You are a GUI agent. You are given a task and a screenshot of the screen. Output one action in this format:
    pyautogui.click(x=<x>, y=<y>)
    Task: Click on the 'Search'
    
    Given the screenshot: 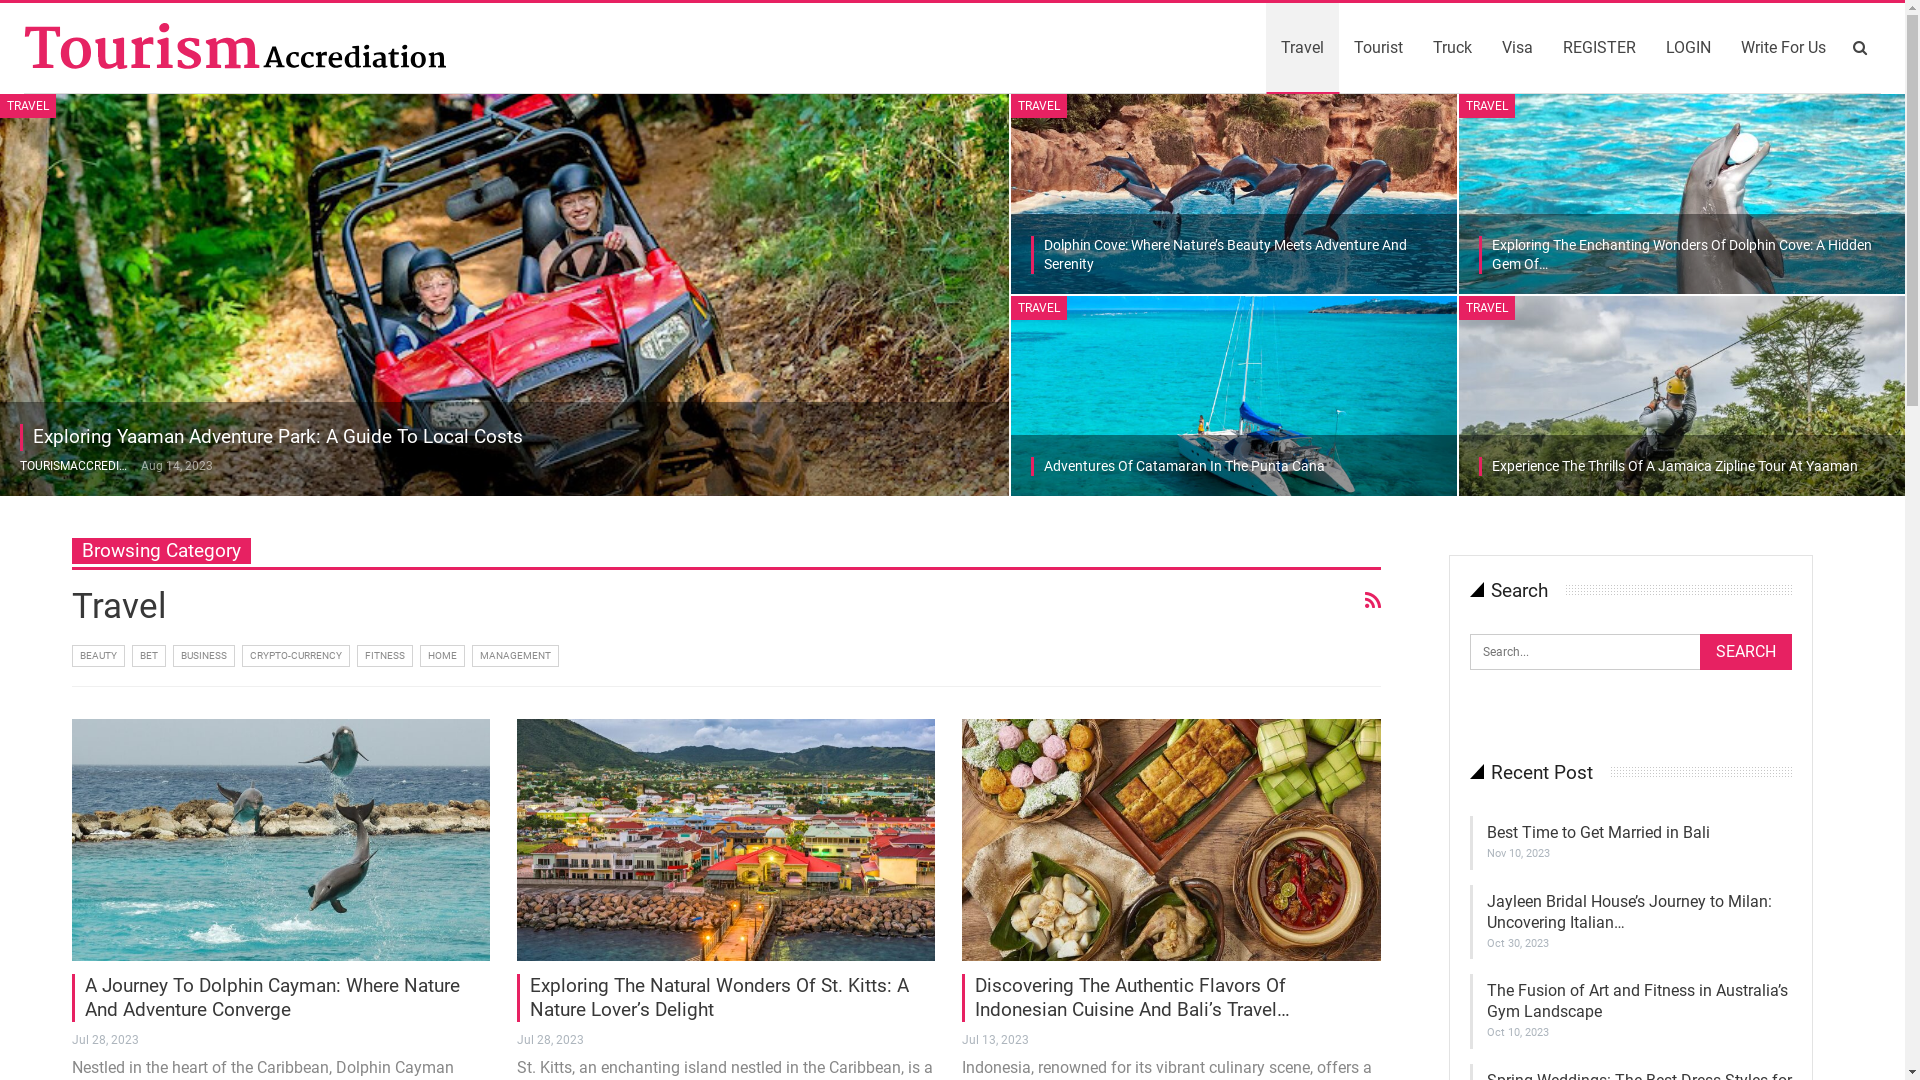 What is the action you would take?
    pyautogui.click(x=1745, y=651)
    